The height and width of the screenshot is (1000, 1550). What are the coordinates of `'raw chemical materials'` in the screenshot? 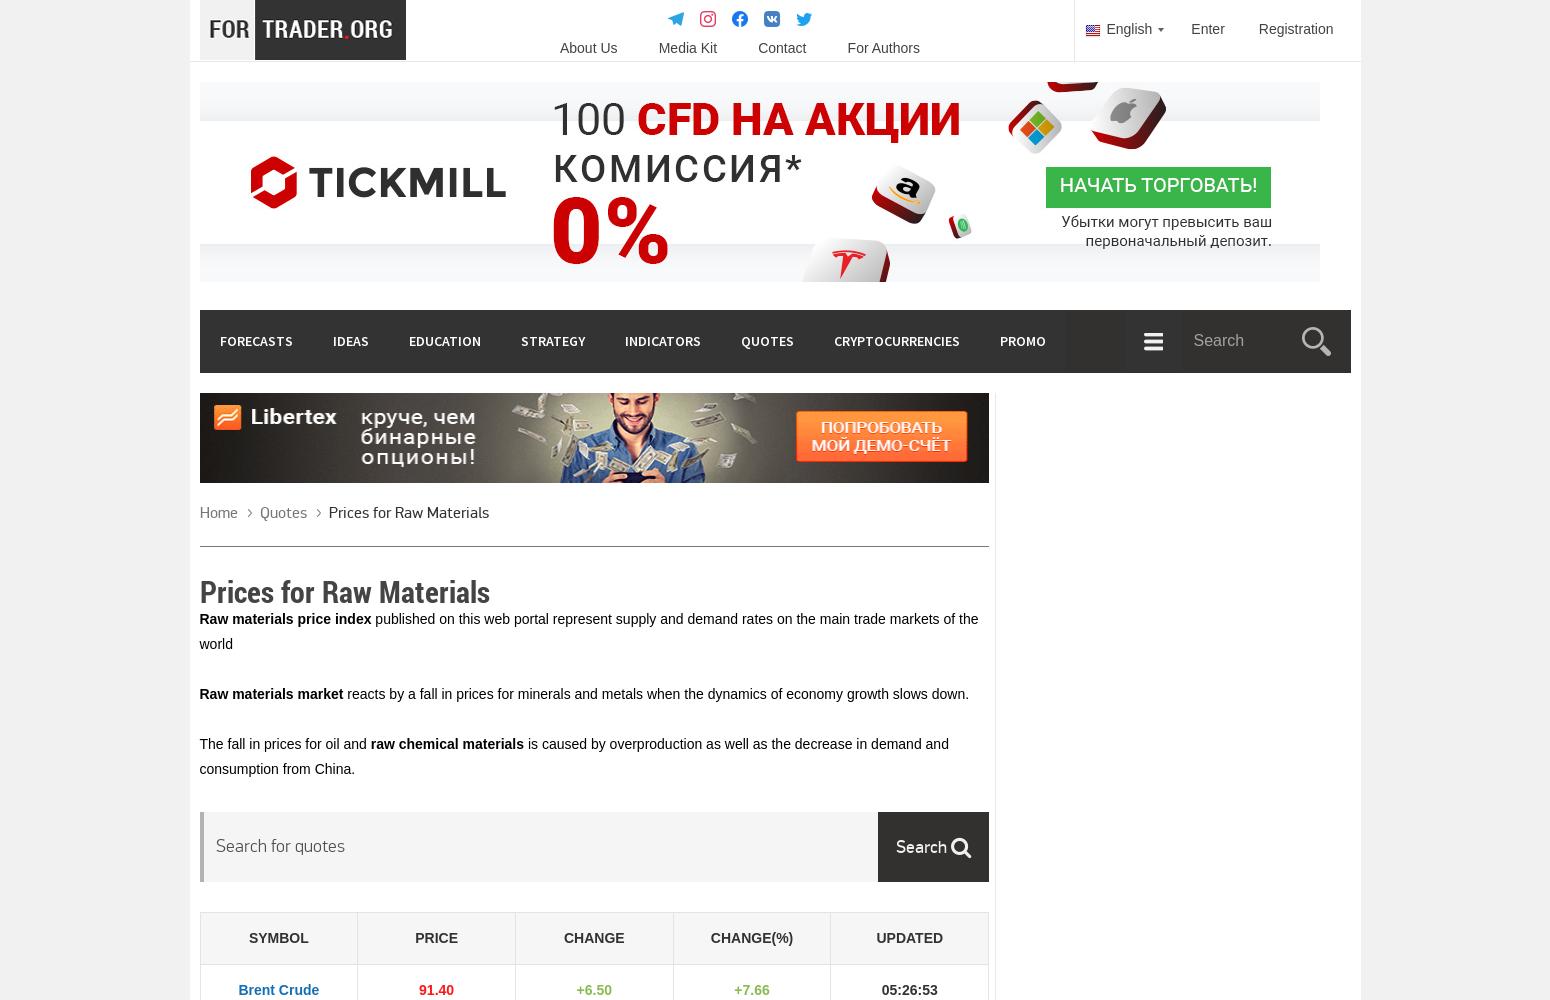 It's located at (447, 743).